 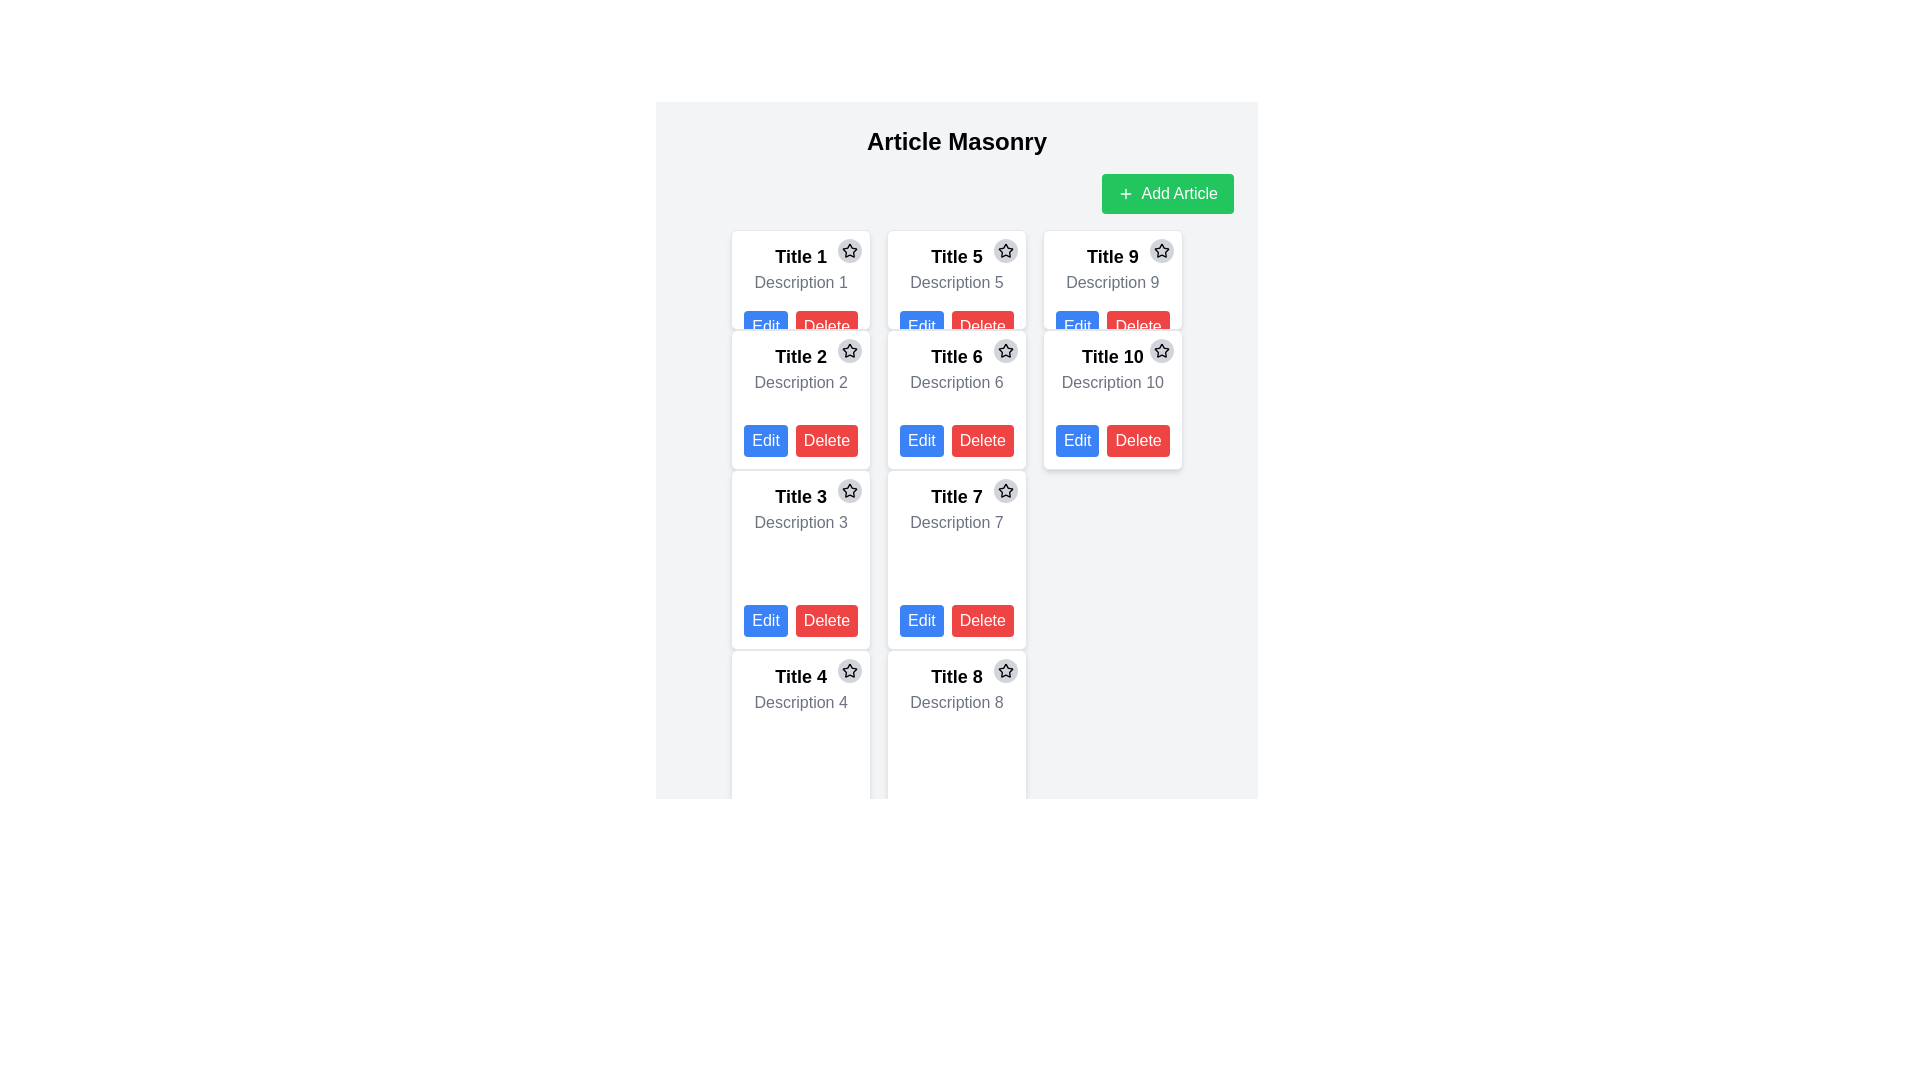 What do you see at coordinates (1005, 670) in the screenshot?
I see `the star SVG graphic icon located in the top-right corner of the card labeled 'Title 8 Description 8' to mark the associated item as a favorite` at bounding box center [1005, 670].